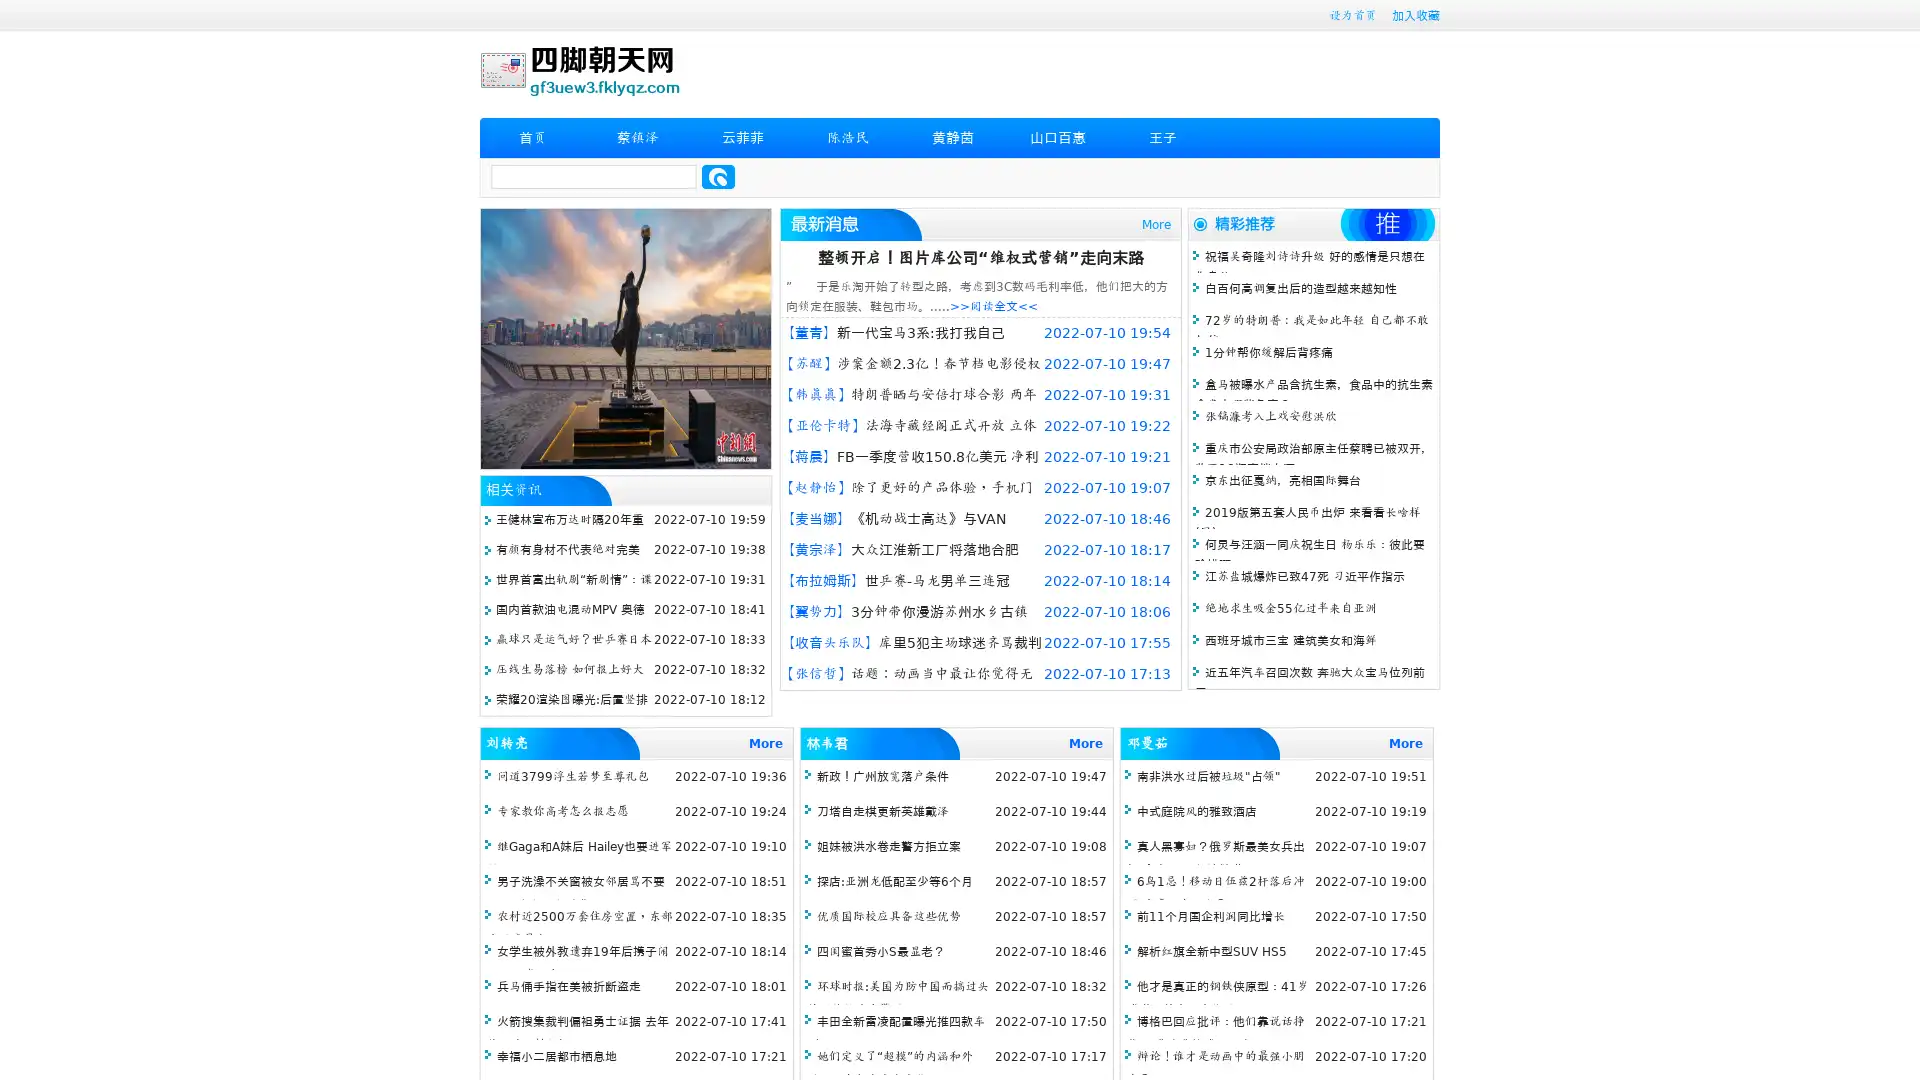  Describe the element at coordinates (718, 176) in the screenshot. I see `Search` at that location.